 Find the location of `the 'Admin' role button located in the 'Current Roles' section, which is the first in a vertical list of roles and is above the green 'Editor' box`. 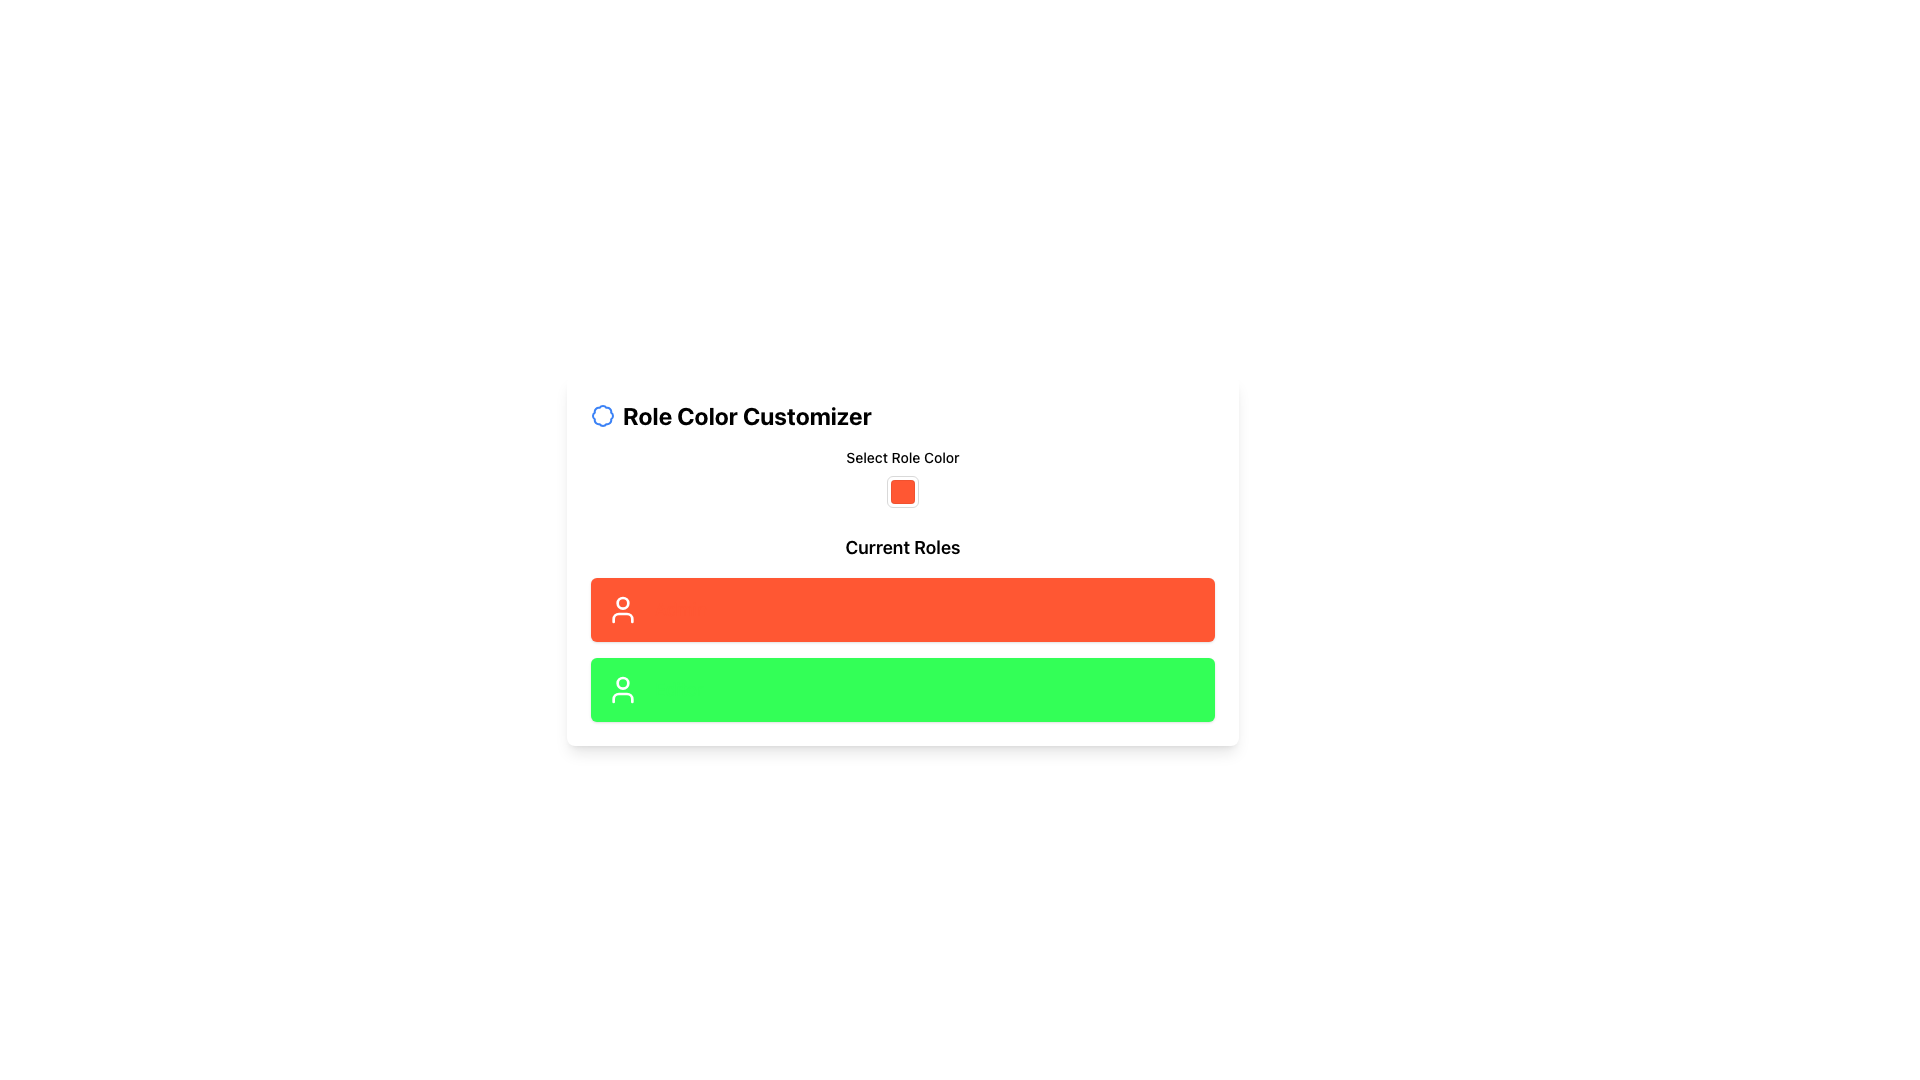

the 'Admin' role button located in the 'Current Roles' section, which is the first in a vertical list of roles and is above the green 'Editor' box is located at coordinates (901, 608).